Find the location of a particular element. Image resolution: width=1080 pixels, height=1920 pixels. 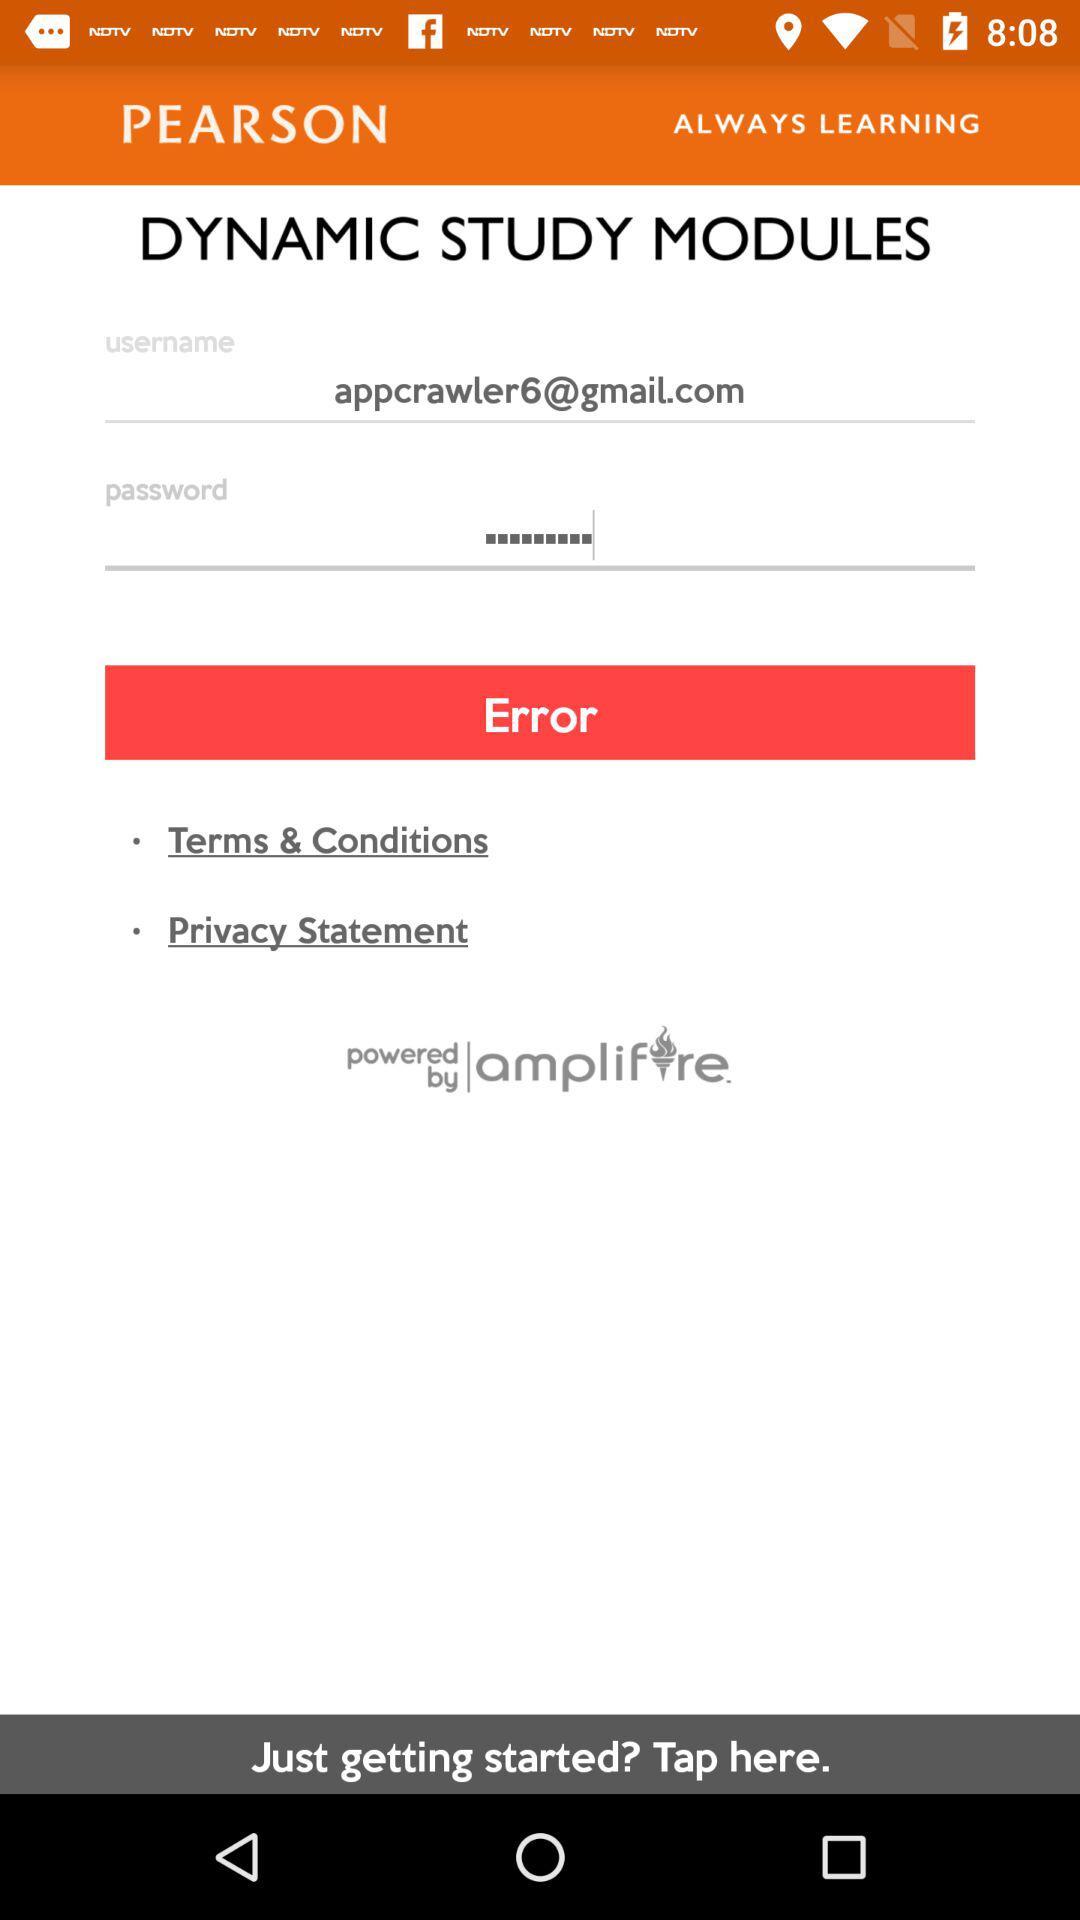

the item below appcrawler6@gmail.com icon is located at coordinates (540, 545).